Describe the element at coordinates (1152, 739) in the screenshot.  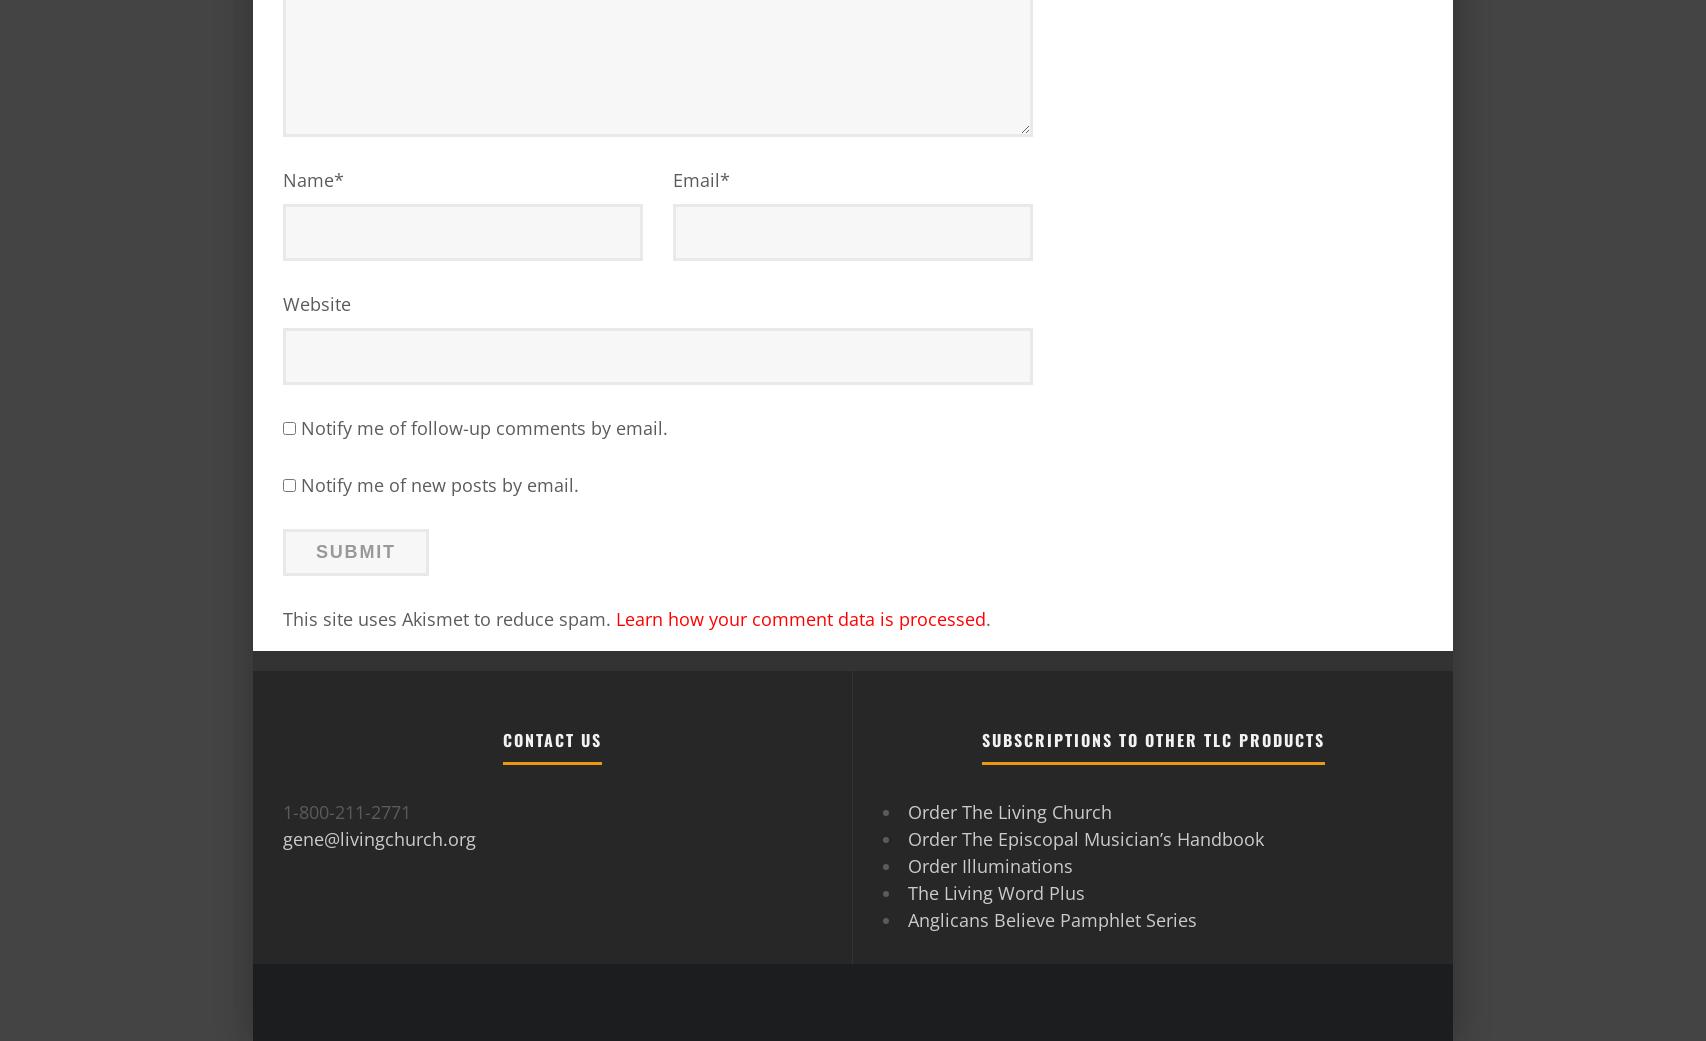
I see `'Subscriptions to other TLC products'` at that location.